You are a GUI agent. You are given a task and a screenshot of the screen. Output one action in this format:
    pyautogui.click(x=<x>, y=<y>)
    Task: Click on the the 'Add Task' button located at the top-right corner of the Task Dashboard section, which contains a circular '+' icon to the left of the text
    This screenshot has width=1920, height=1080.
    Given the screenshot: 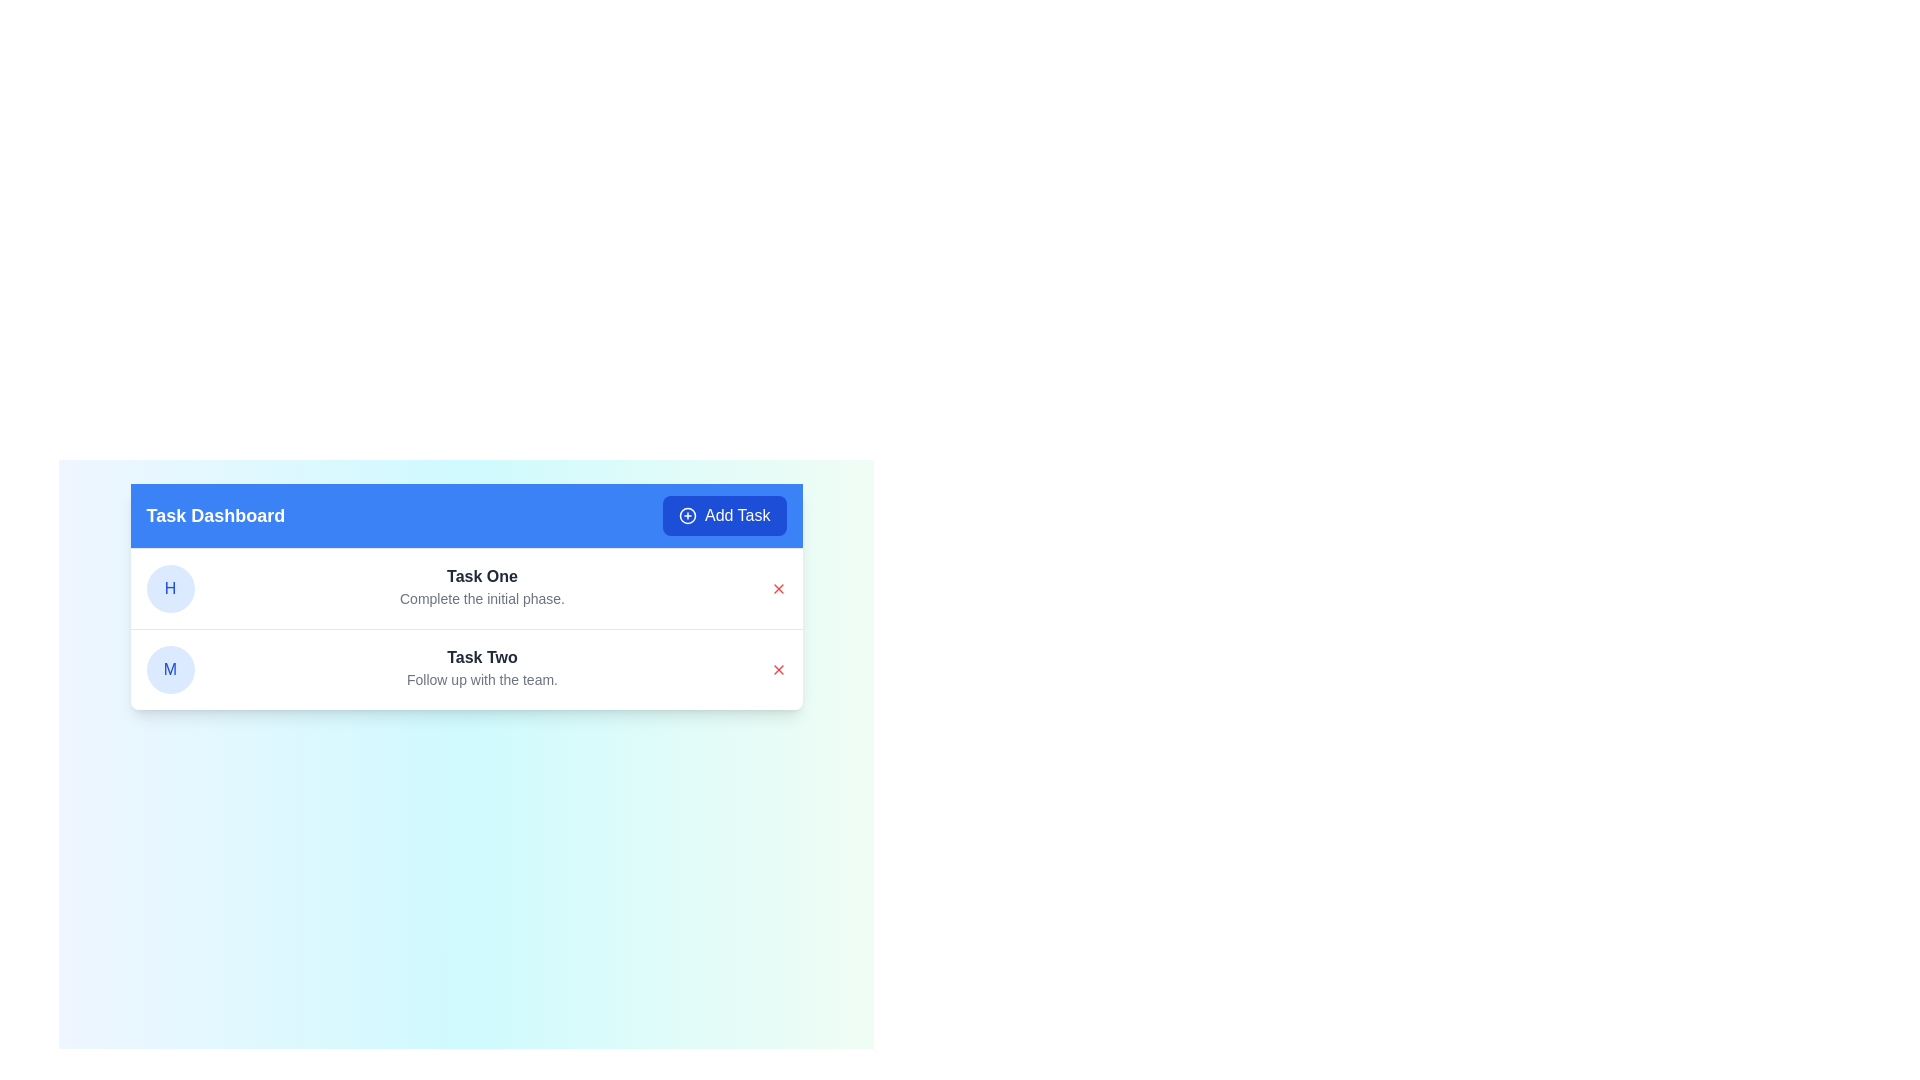 What is the action you would take?
    pyautogui.click(x=687, y=515)
    